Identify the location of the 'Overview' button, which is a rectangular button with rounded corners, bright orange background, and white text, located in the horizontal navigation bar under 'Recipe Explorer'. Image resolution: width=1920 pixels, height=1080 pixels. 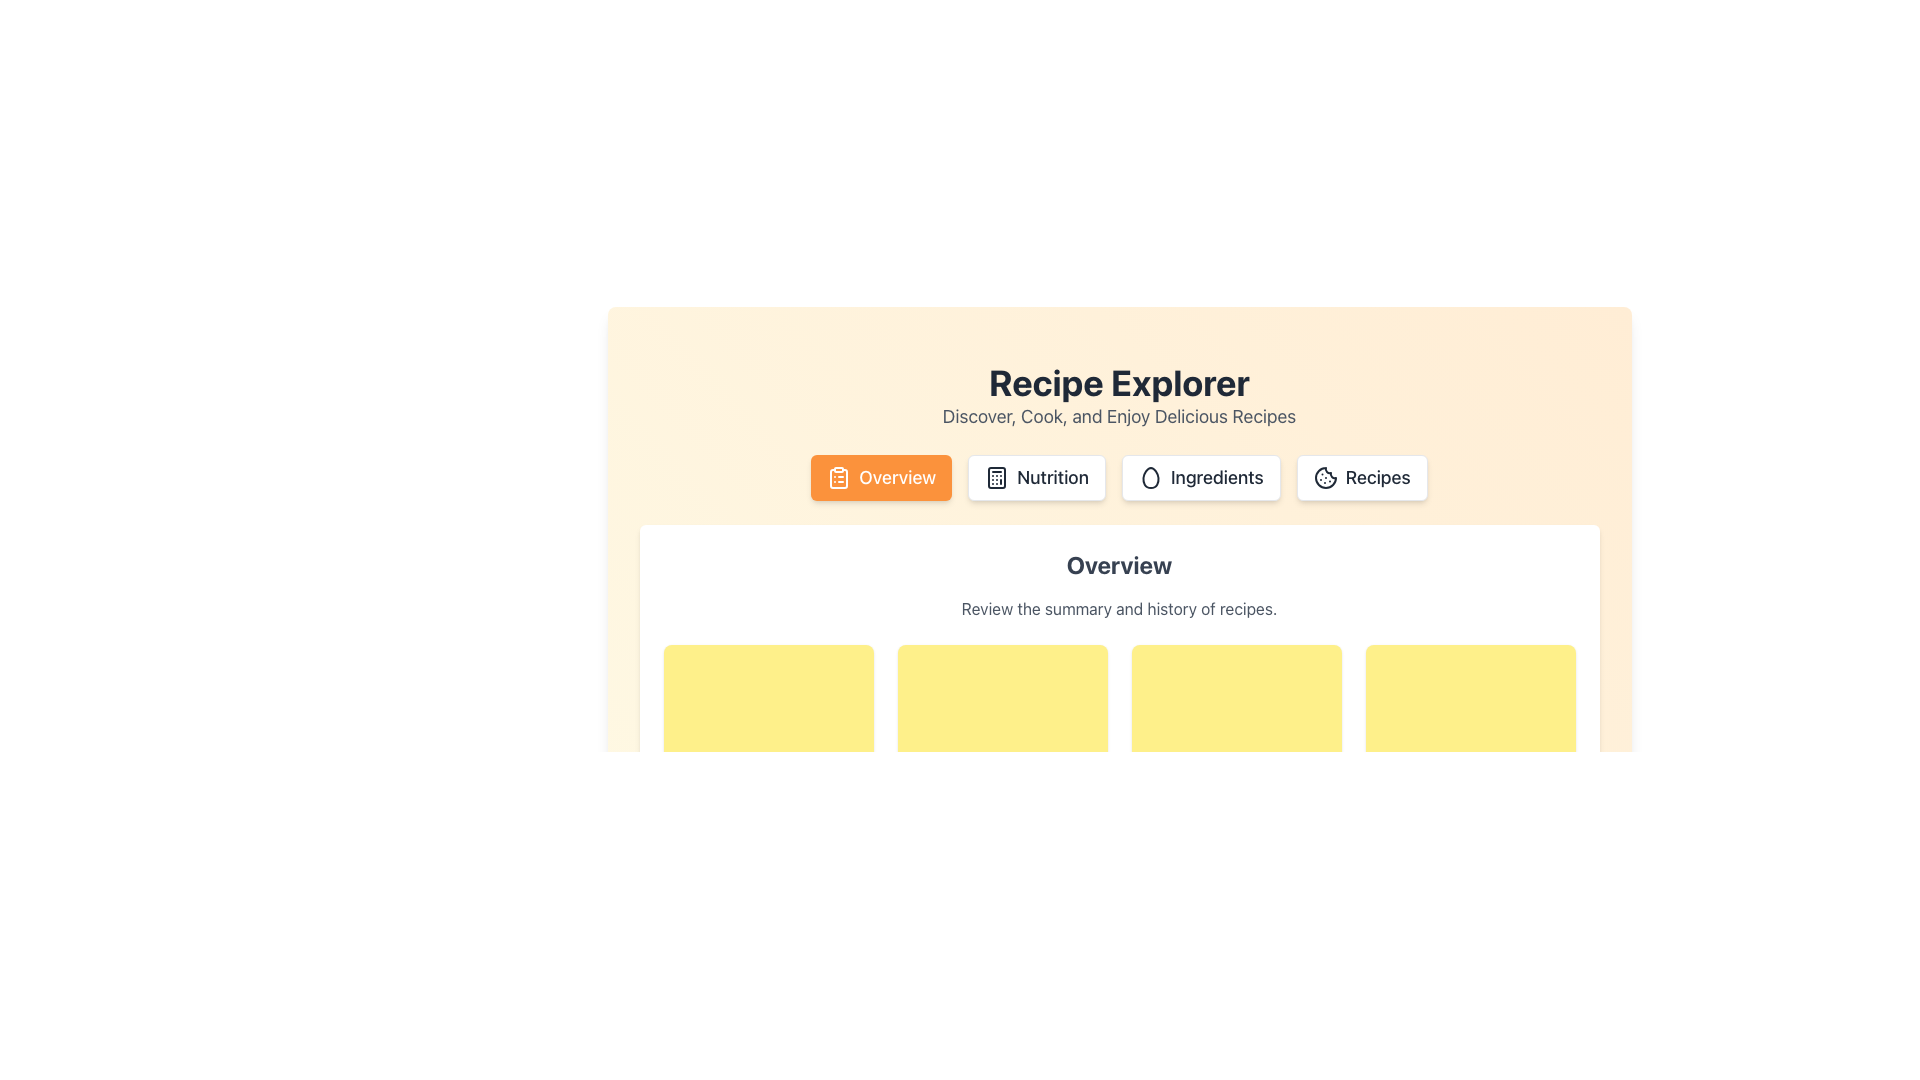
(880, 478).